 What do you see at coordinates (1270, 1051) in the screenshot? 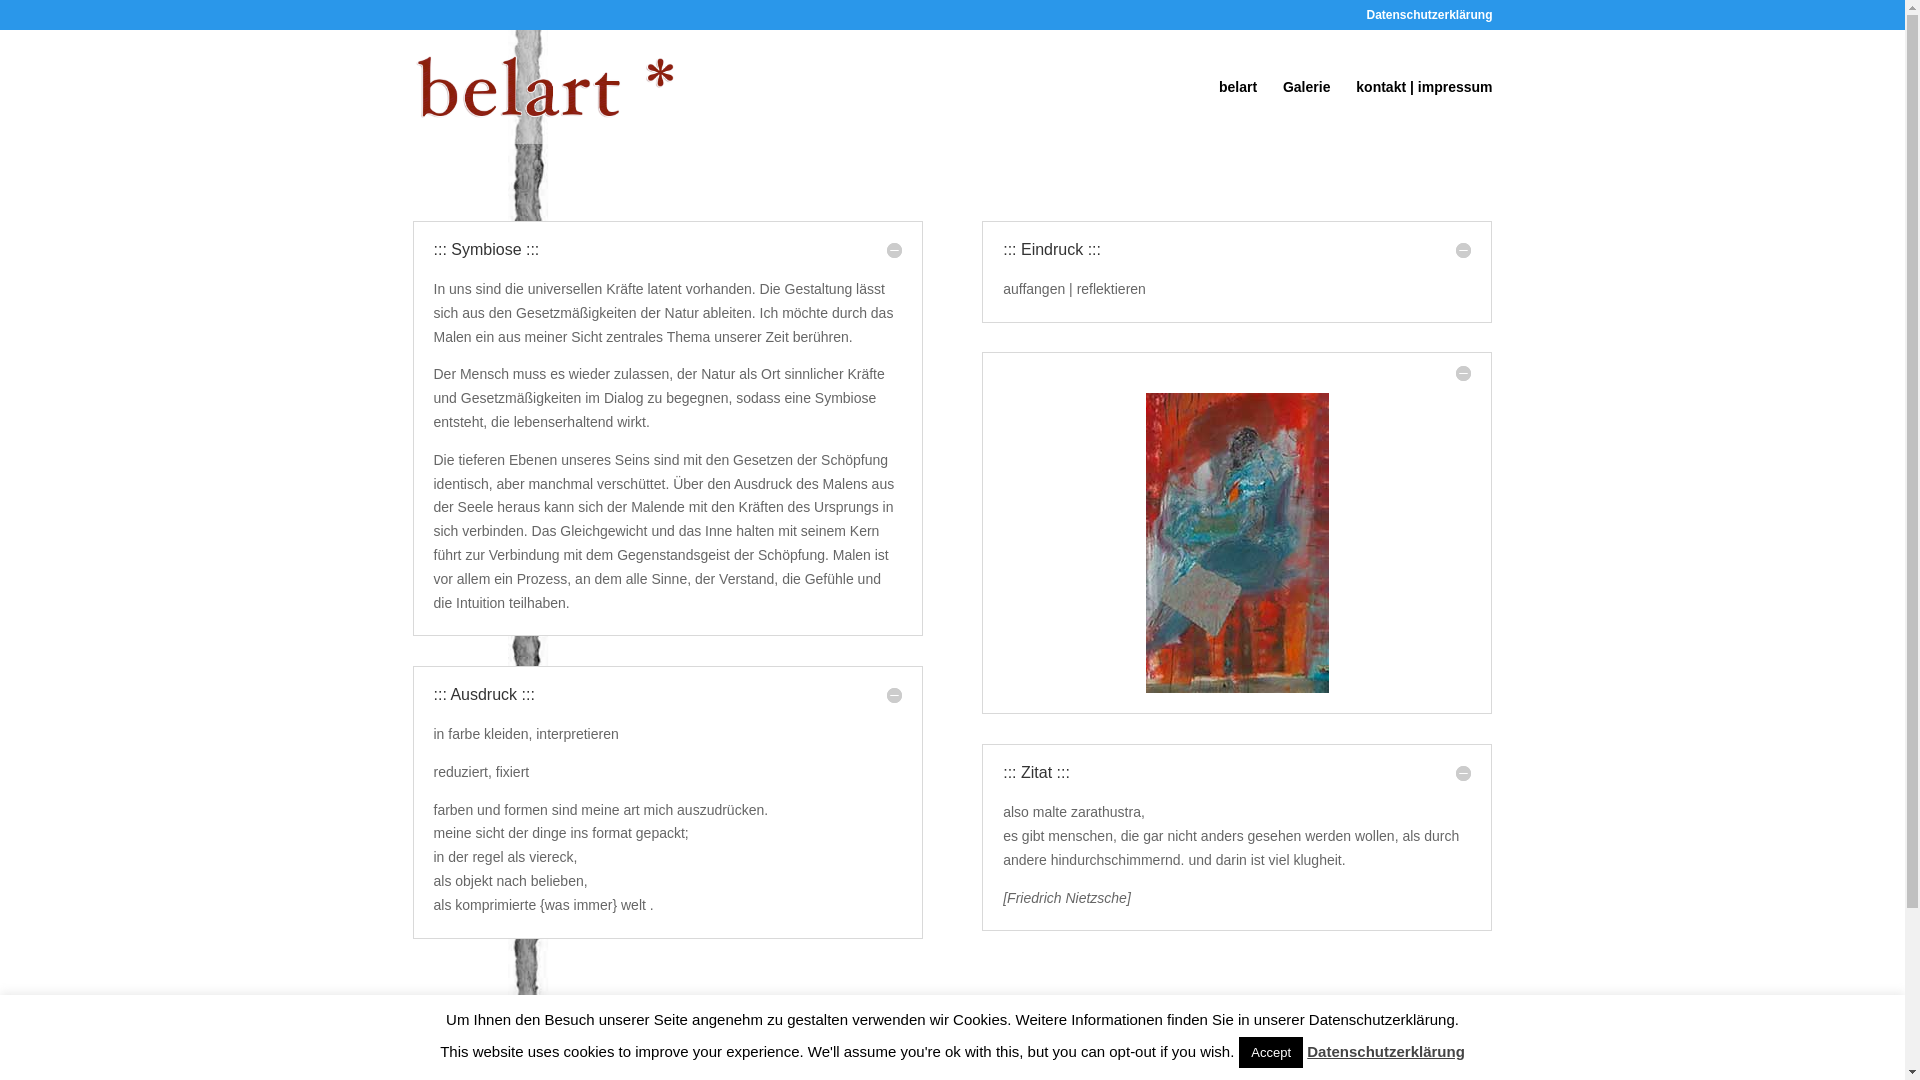
I see `'Accept'` at bounding box center [1270, 1051].